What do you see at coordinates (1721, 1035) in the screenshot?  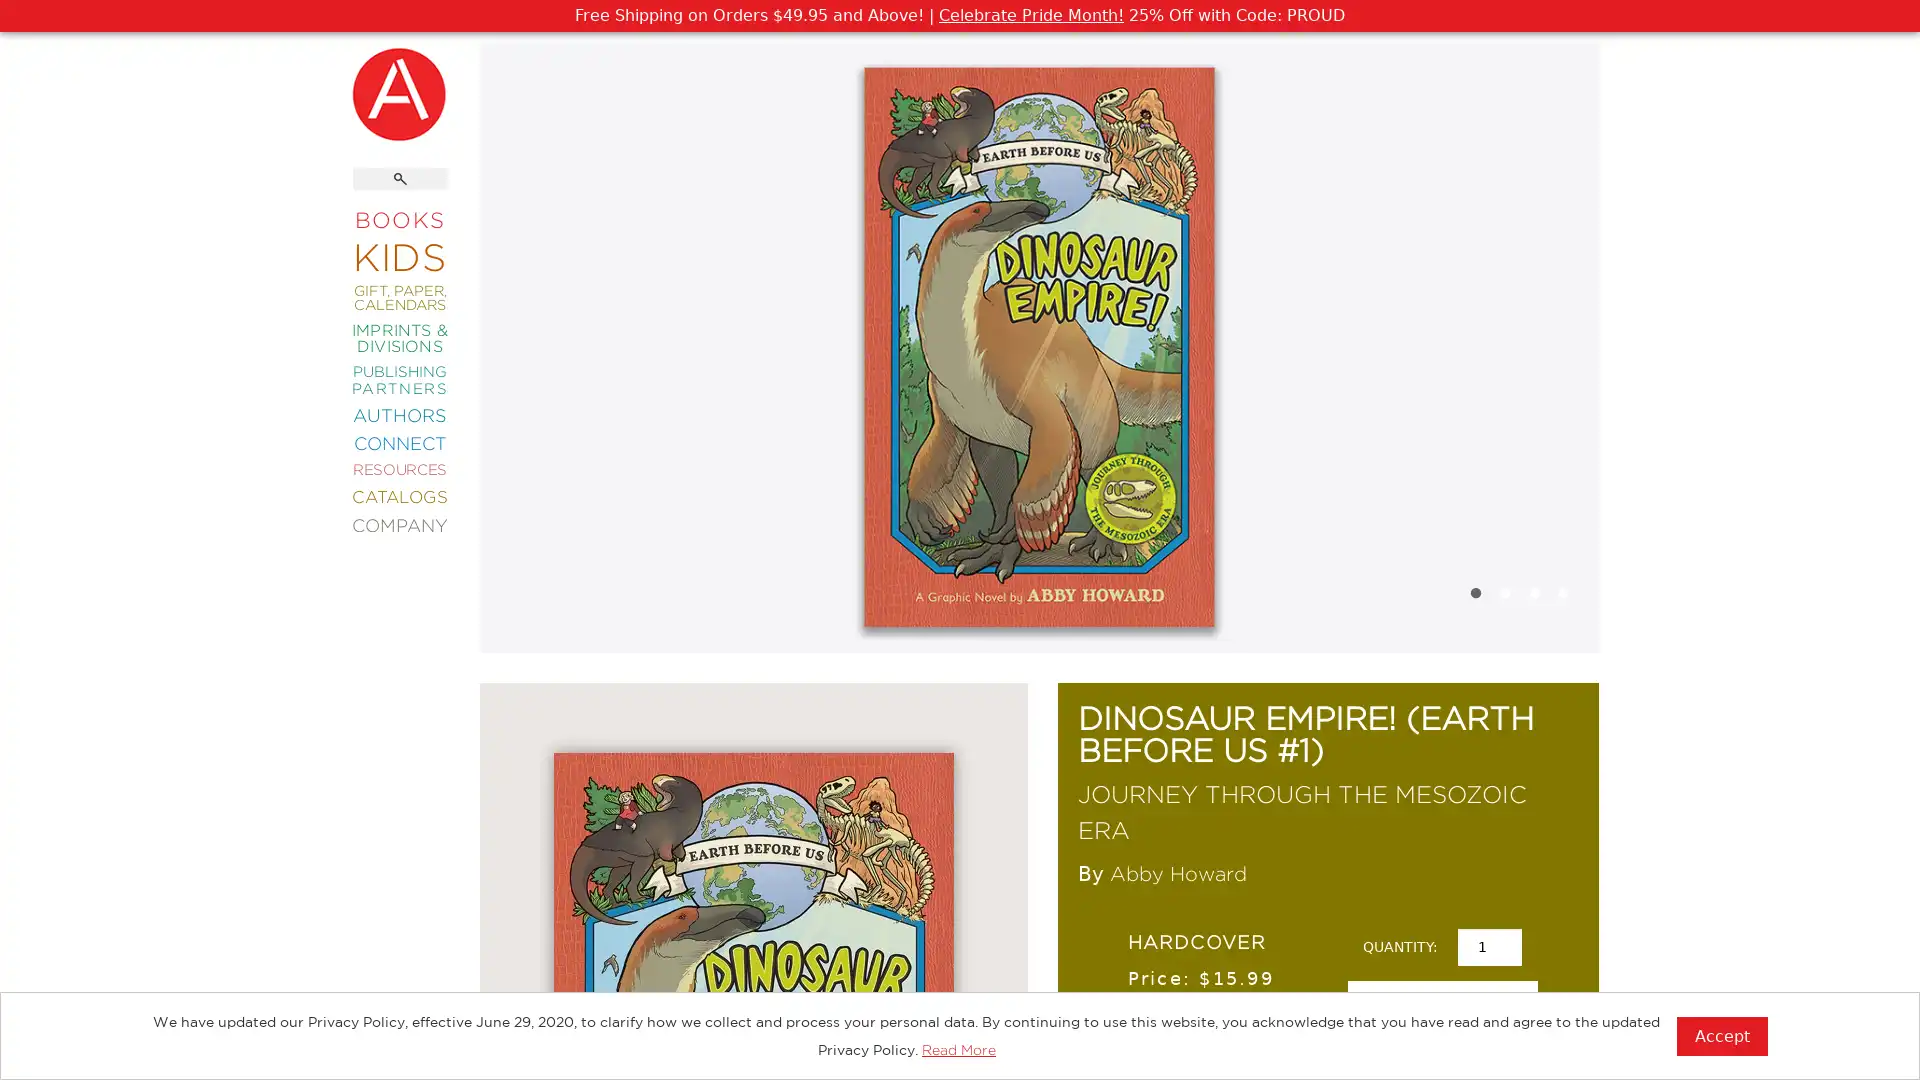 I see `Accept?` at bounding box center [1721, 1035].